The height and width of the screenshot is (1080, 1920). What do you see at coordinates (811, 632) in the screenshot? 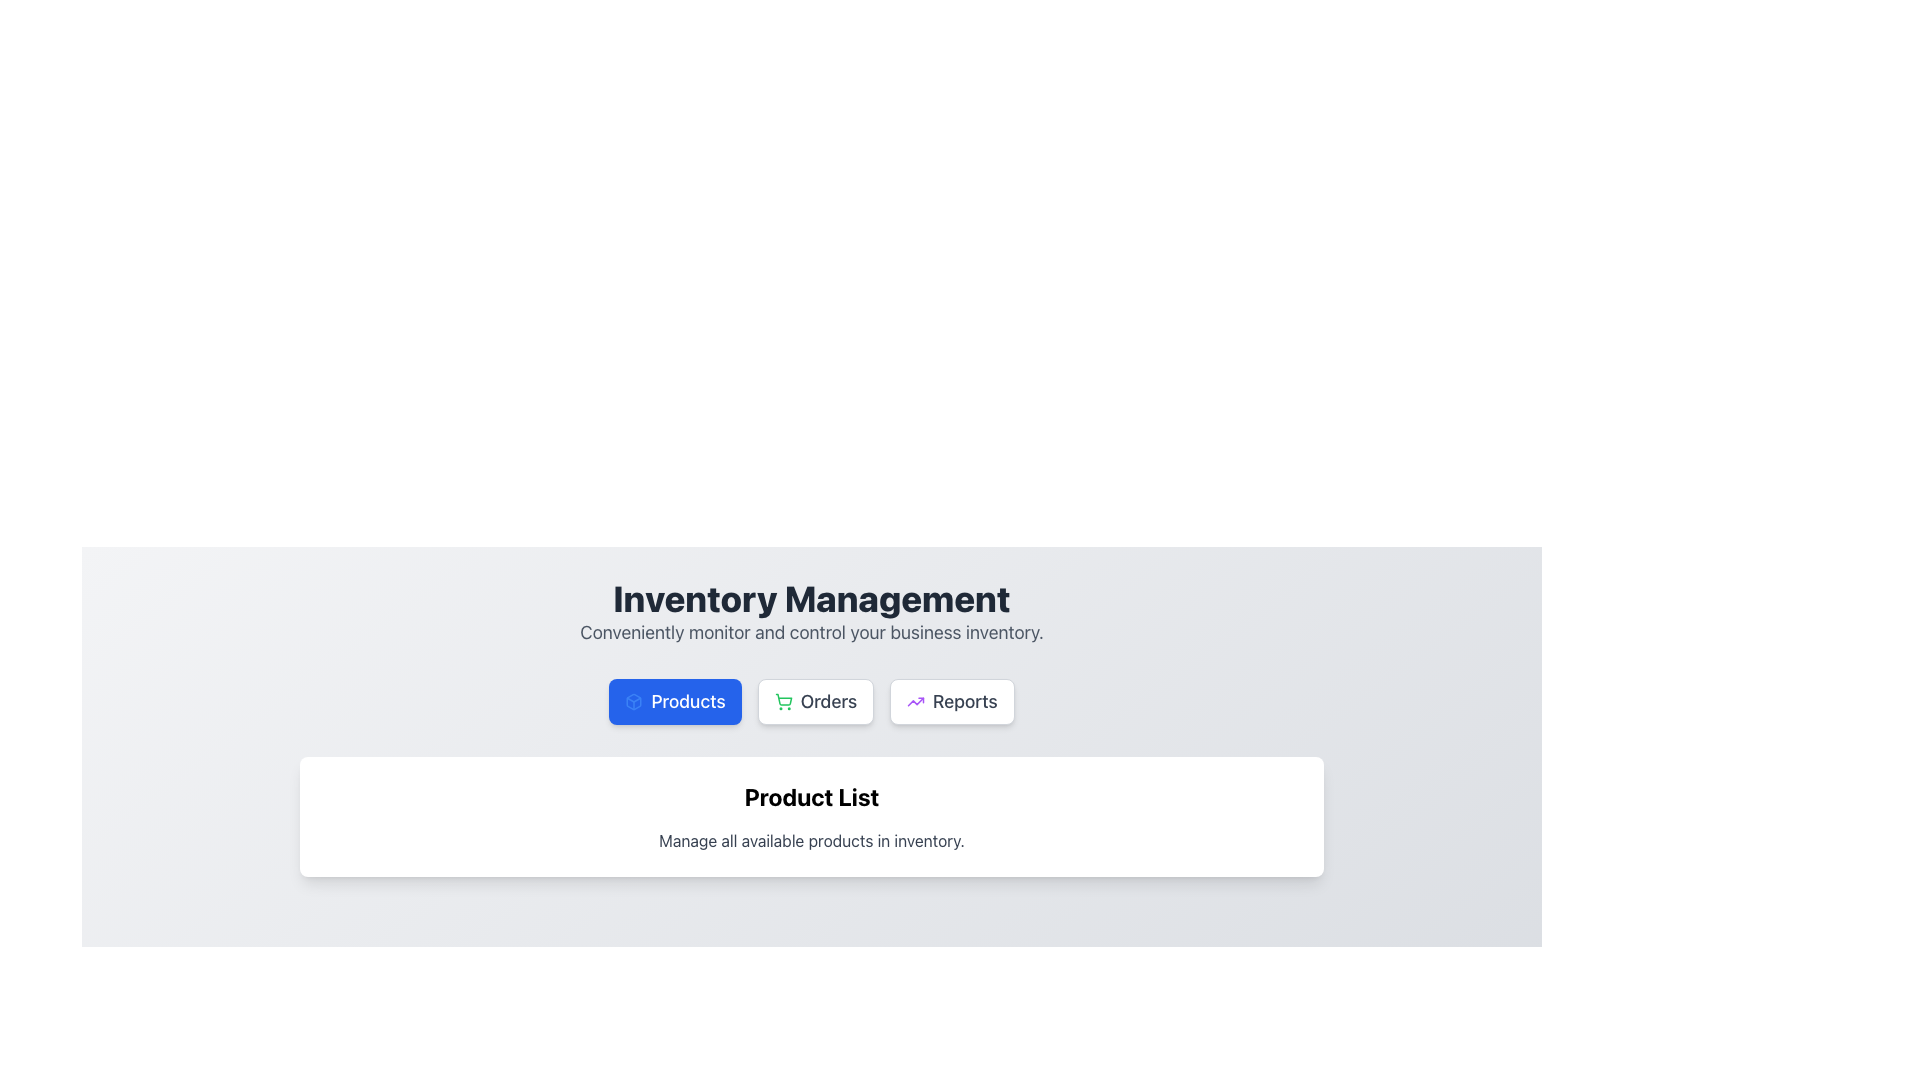
I see `the text segment displaying the phrase 'Conveniently monitor and control your business inventory.' which is located below the heading 'Inventory Management.'` at bounding box center [811, 632].